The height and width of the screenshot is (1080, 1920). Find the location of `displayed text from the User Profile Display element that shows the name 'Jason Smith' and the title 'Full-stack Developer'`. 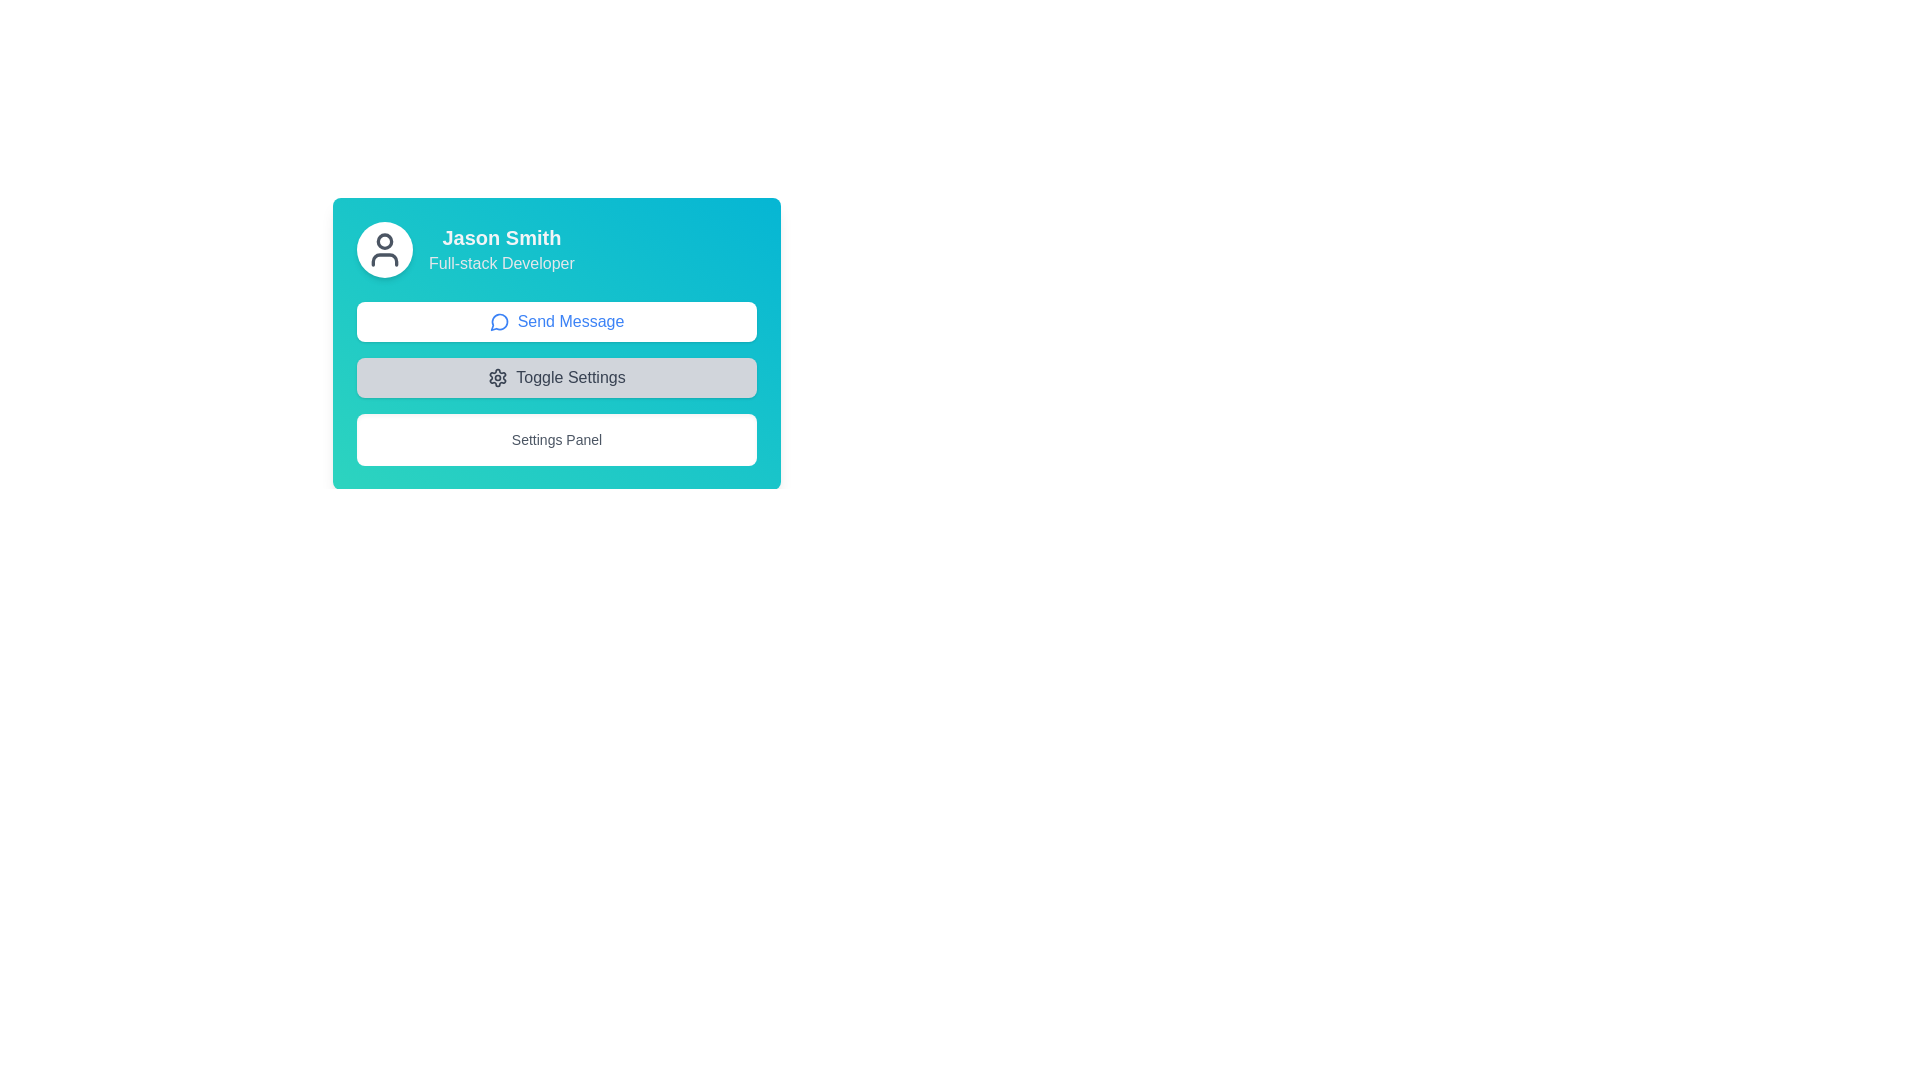

displayed text from the User Profile Display element that shows the name 'Jason Smith' and the title 'Full-stack Developer' is located at coordinates (556, 249).